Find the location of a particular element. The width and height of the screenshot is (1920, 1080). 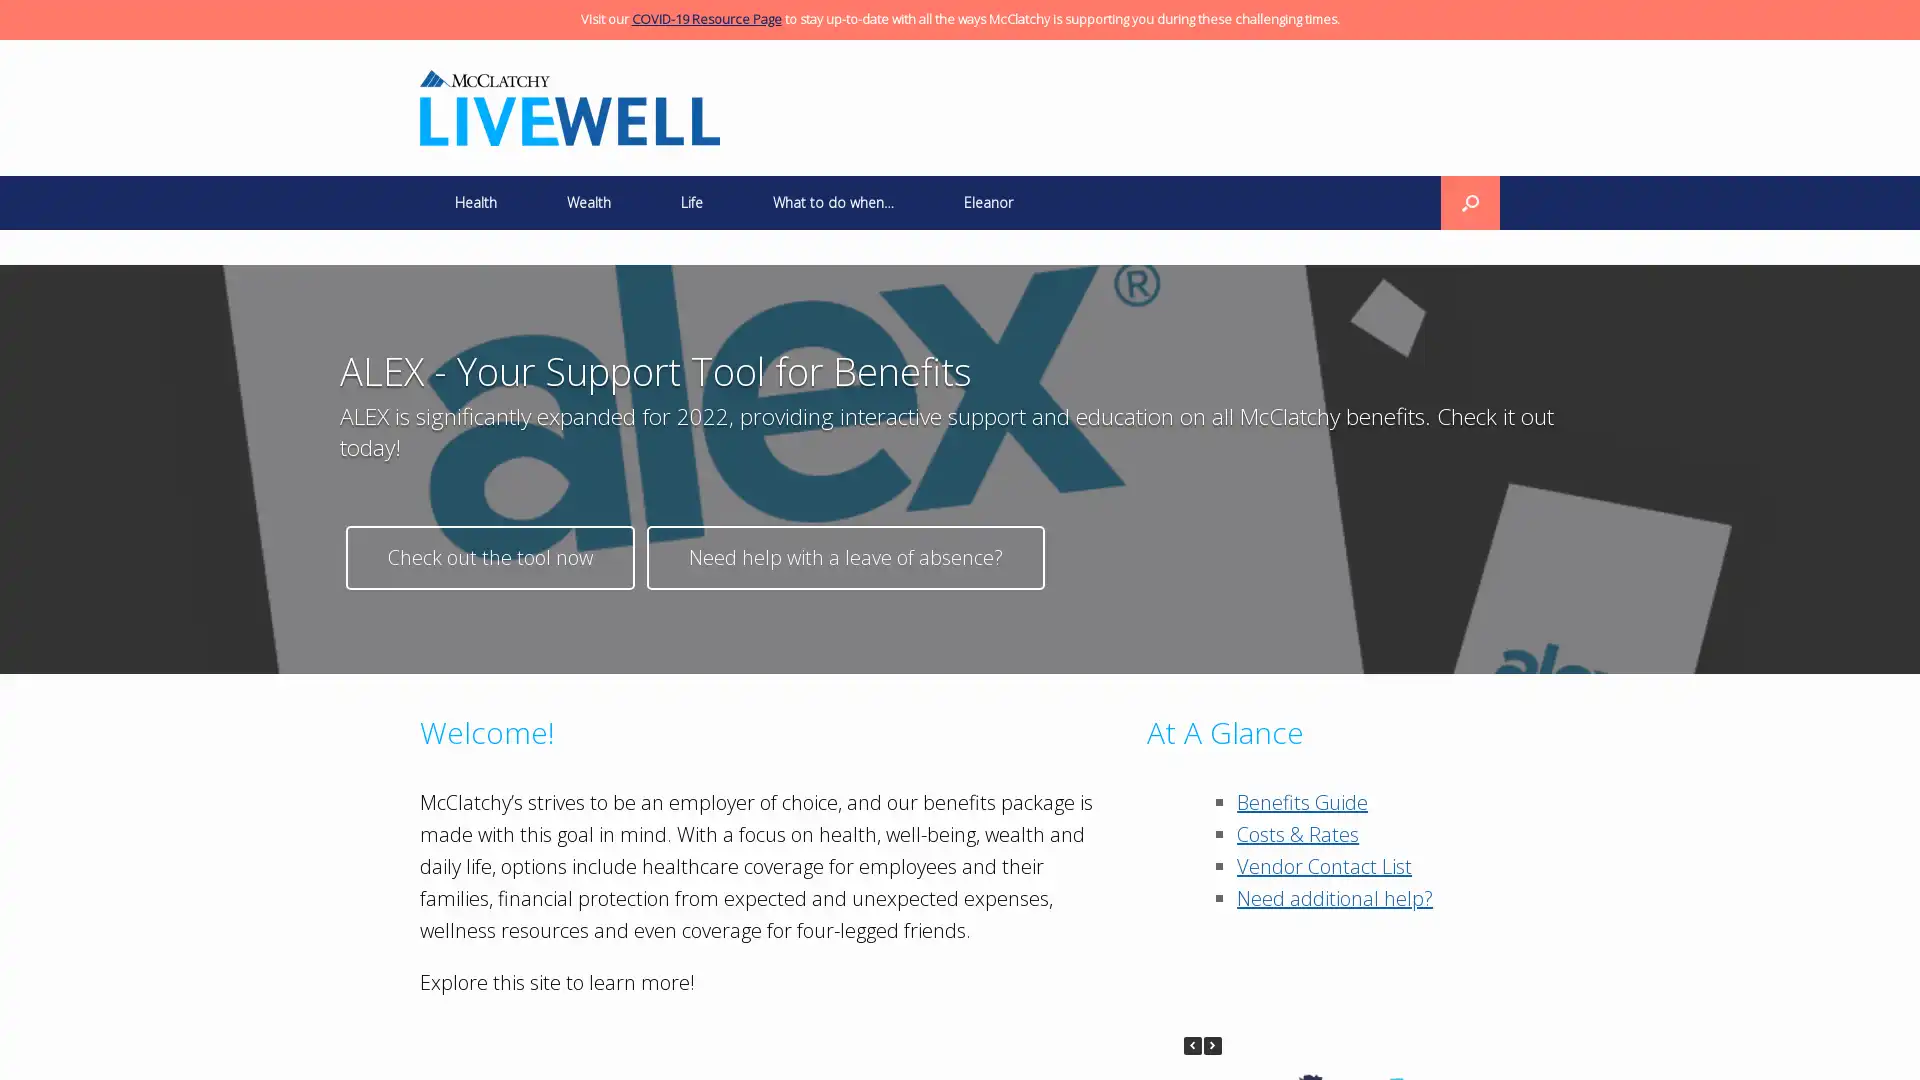

Previous Posts is located at coordinates (1191, 1044).